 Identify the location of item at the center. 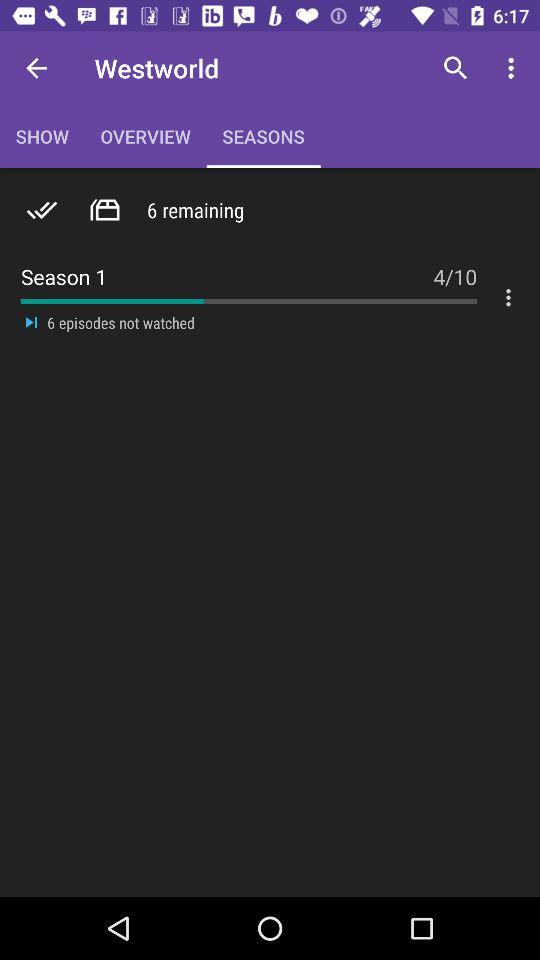
(262, 333).